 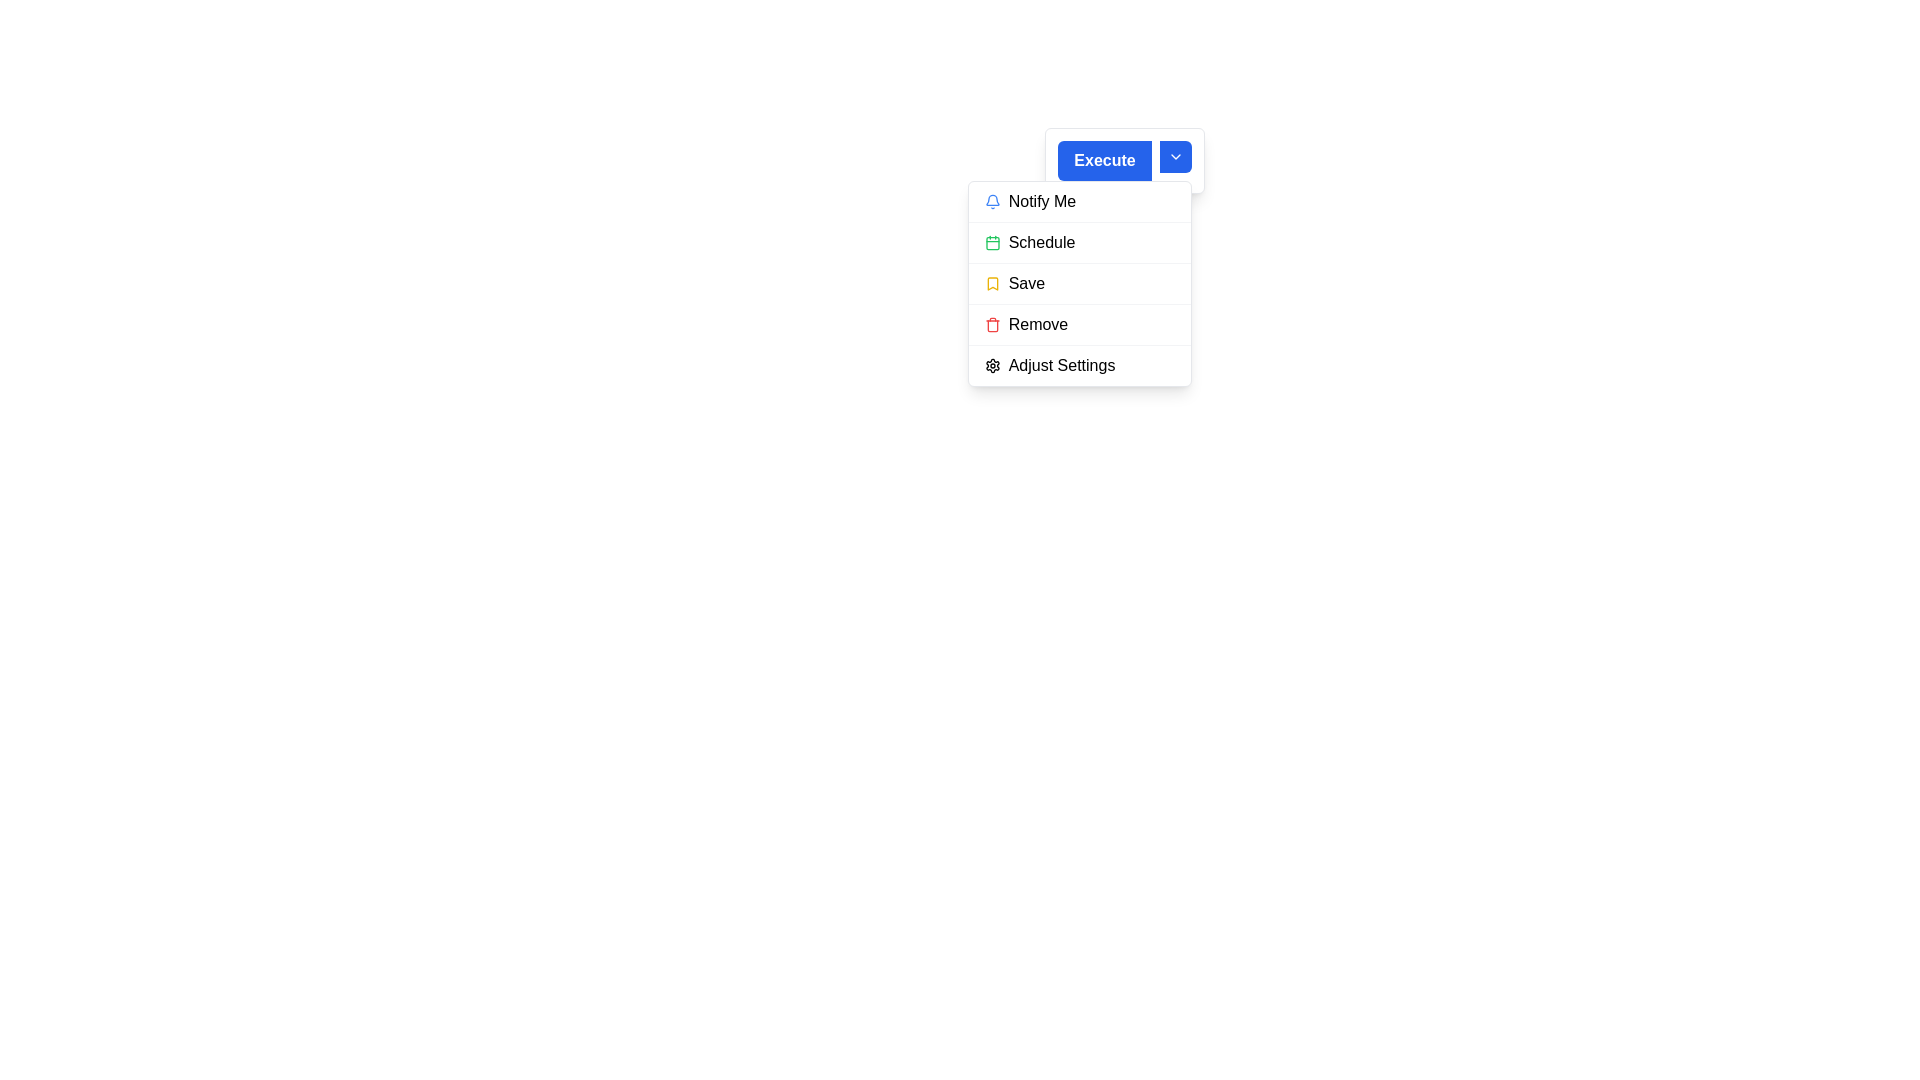 What do you see at coordinates (1078, 284) in the screenshot?
I see `to select the 'Save' menu item in the dropdown menu, which is the third item from the top, located below the 'Execute' button` at bounding box center [1078, 284].